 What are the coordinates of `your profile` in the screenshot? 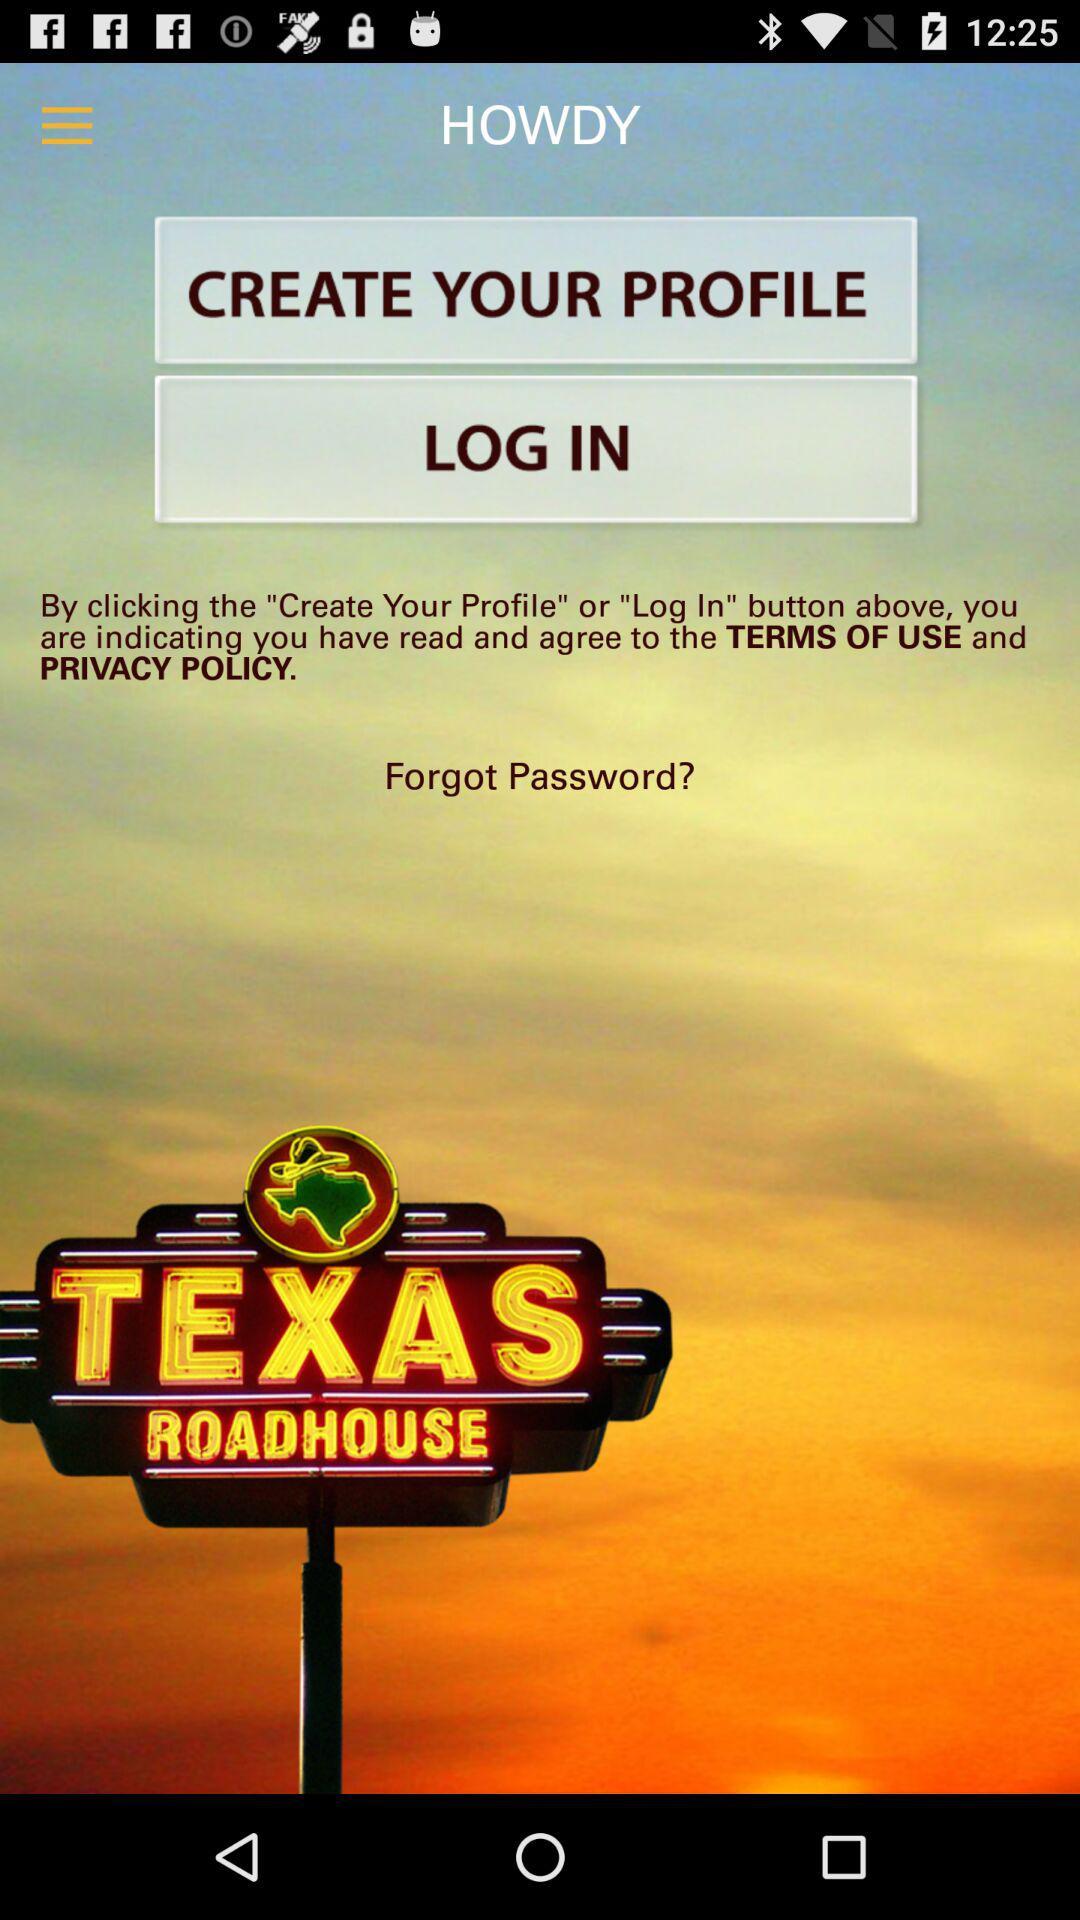 It's located at (540, 293).